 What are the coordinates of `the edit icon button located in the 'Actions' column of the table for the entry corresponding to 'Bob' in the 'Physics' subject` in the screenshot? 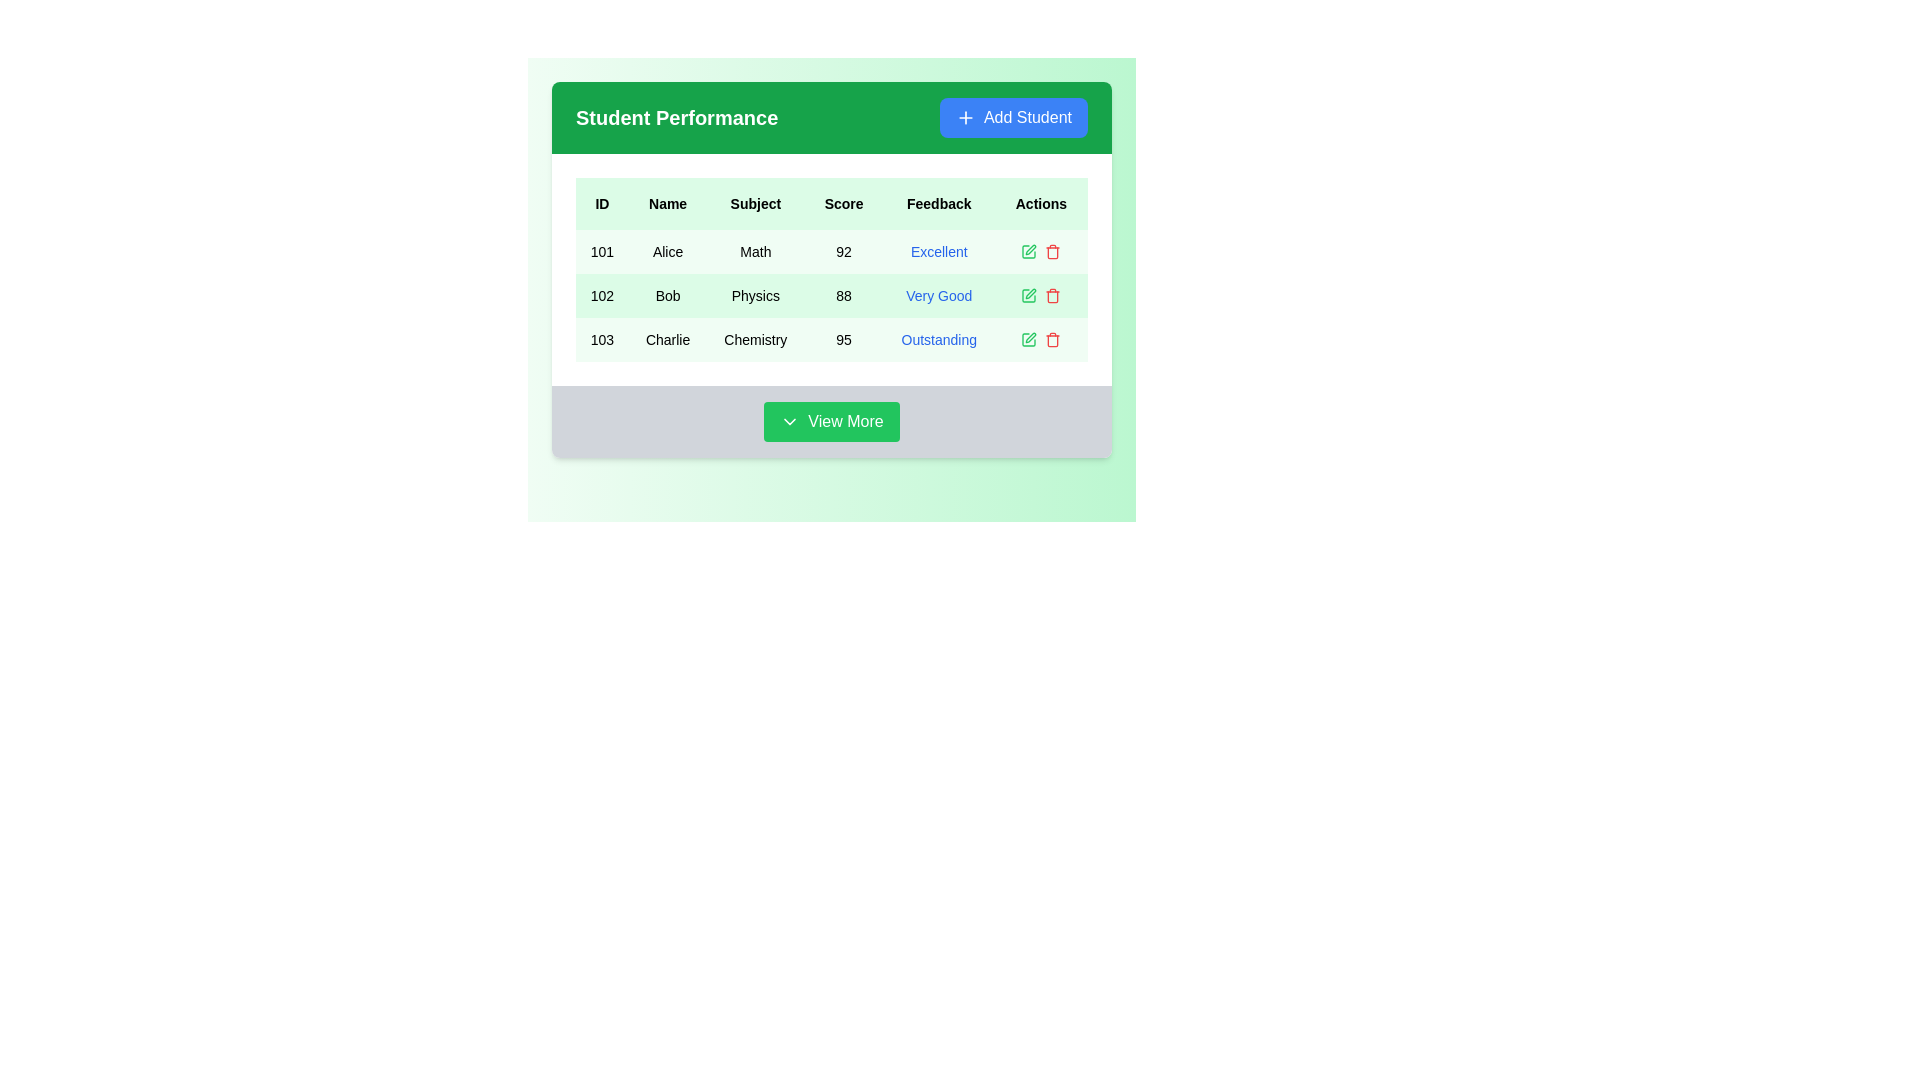 It's located at (1029, 250).